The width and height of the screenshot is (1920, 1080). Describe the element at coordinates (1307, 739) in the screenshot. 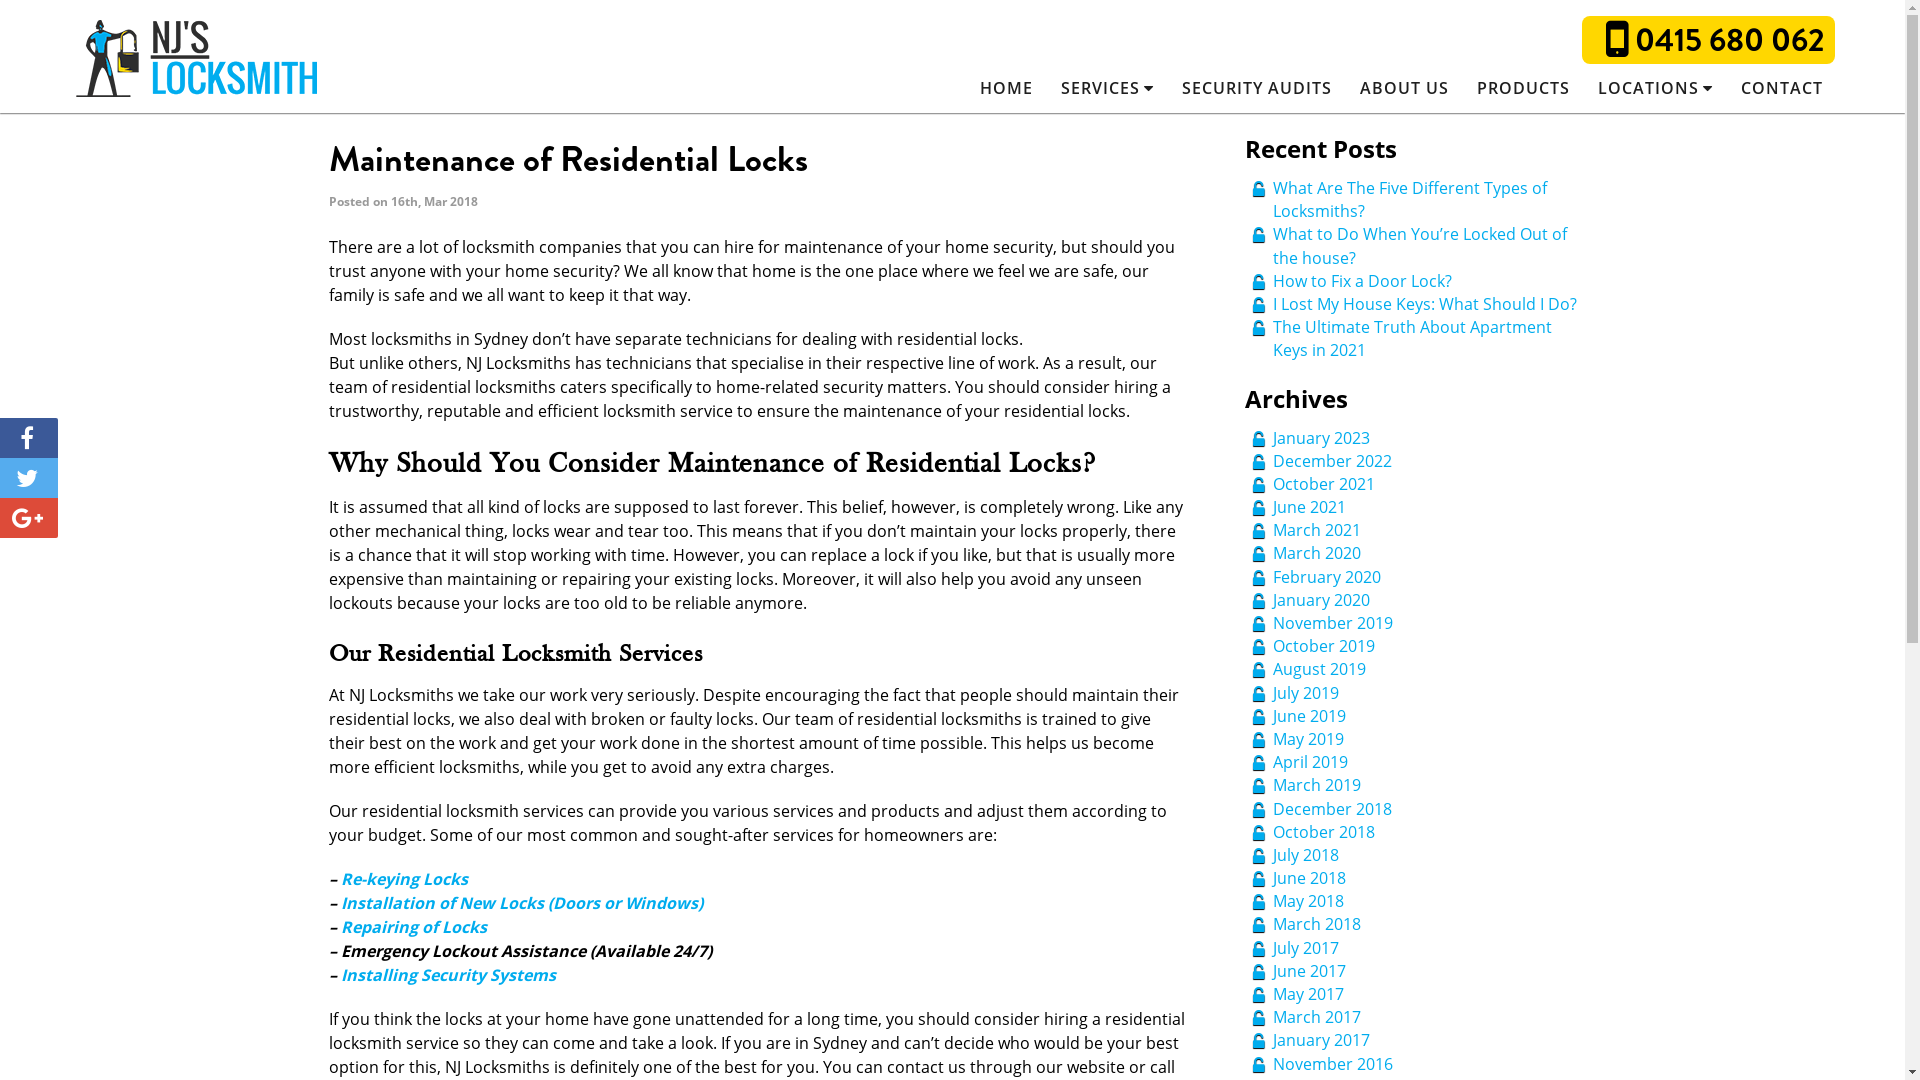

I see `'May 2019'` at that location.